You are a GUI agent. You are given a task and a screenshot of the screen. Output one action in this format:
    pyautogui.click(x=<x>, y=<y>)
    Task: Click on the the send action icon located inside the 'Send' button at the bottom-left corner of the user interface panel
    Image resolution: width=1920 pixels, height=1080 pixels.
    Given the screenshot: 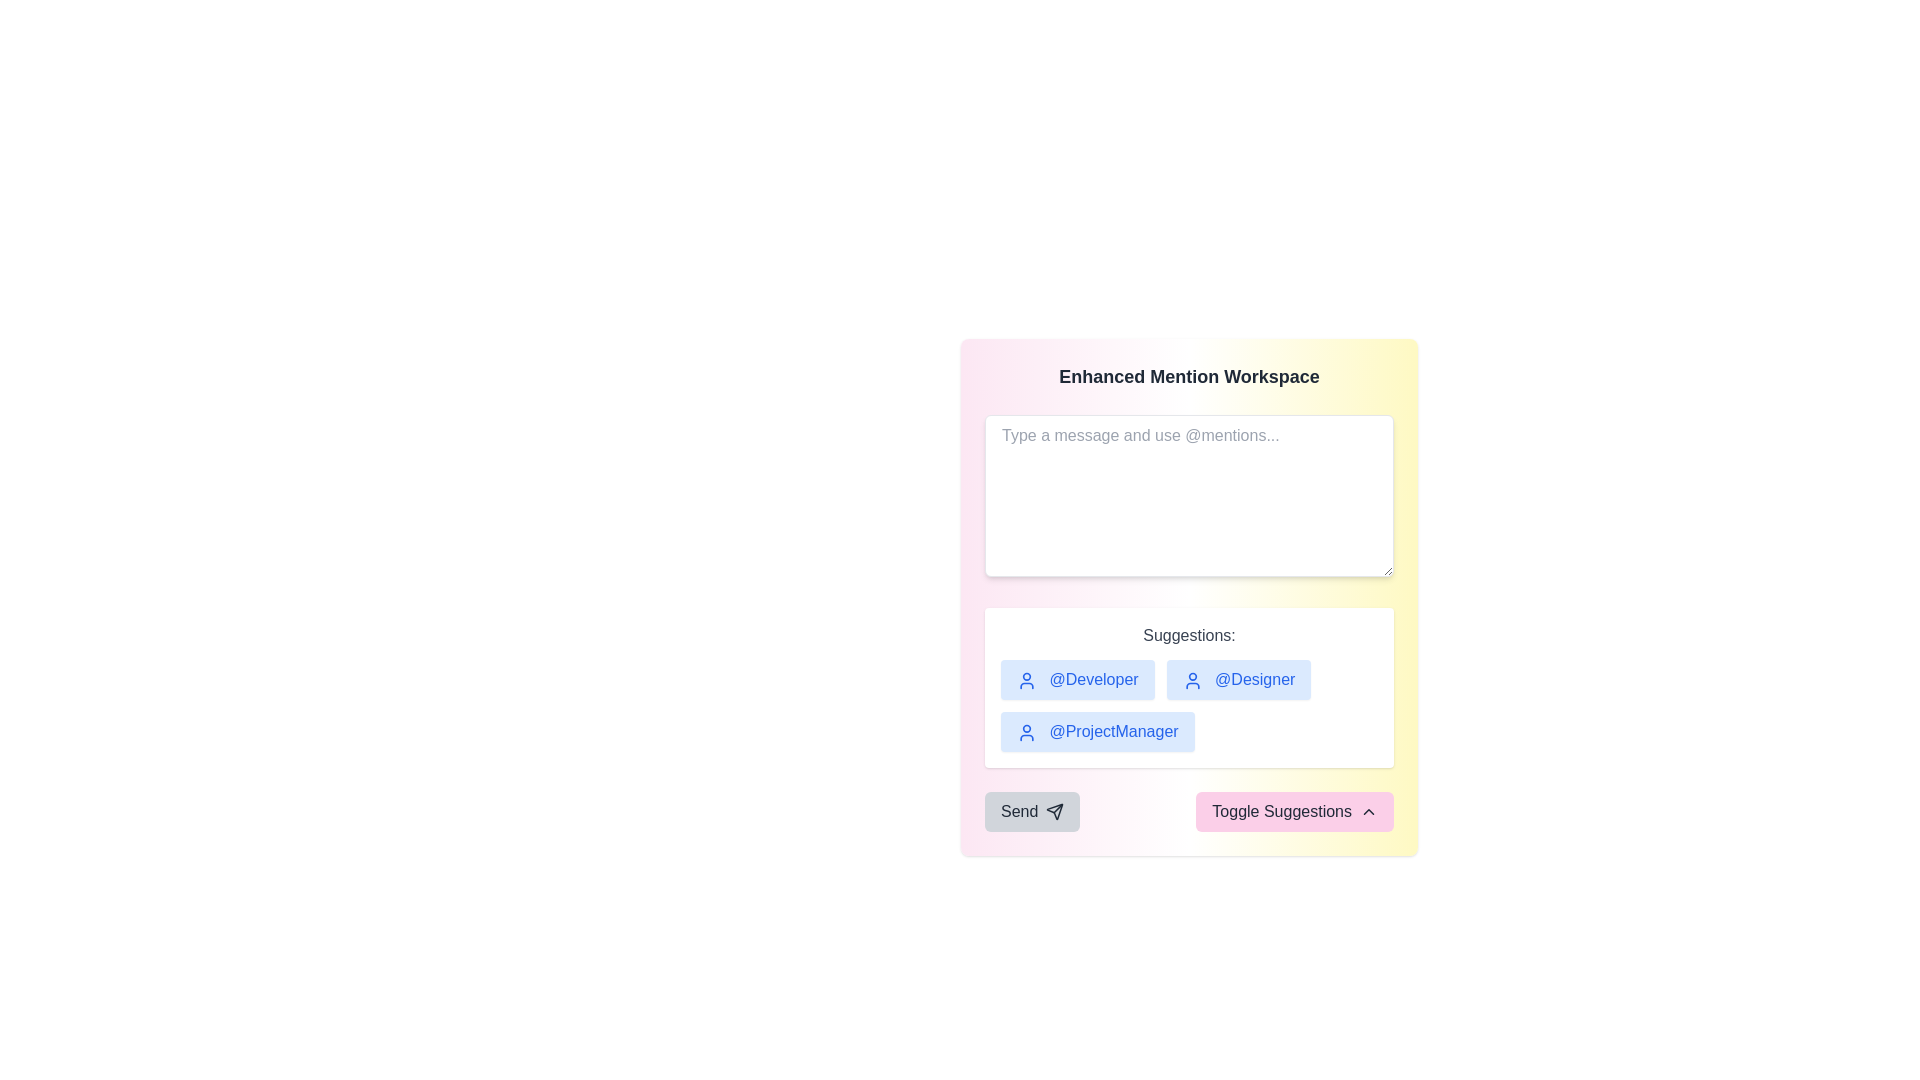 What is the action you would take?
    pyautogui.click(x=1054, y=812)
    